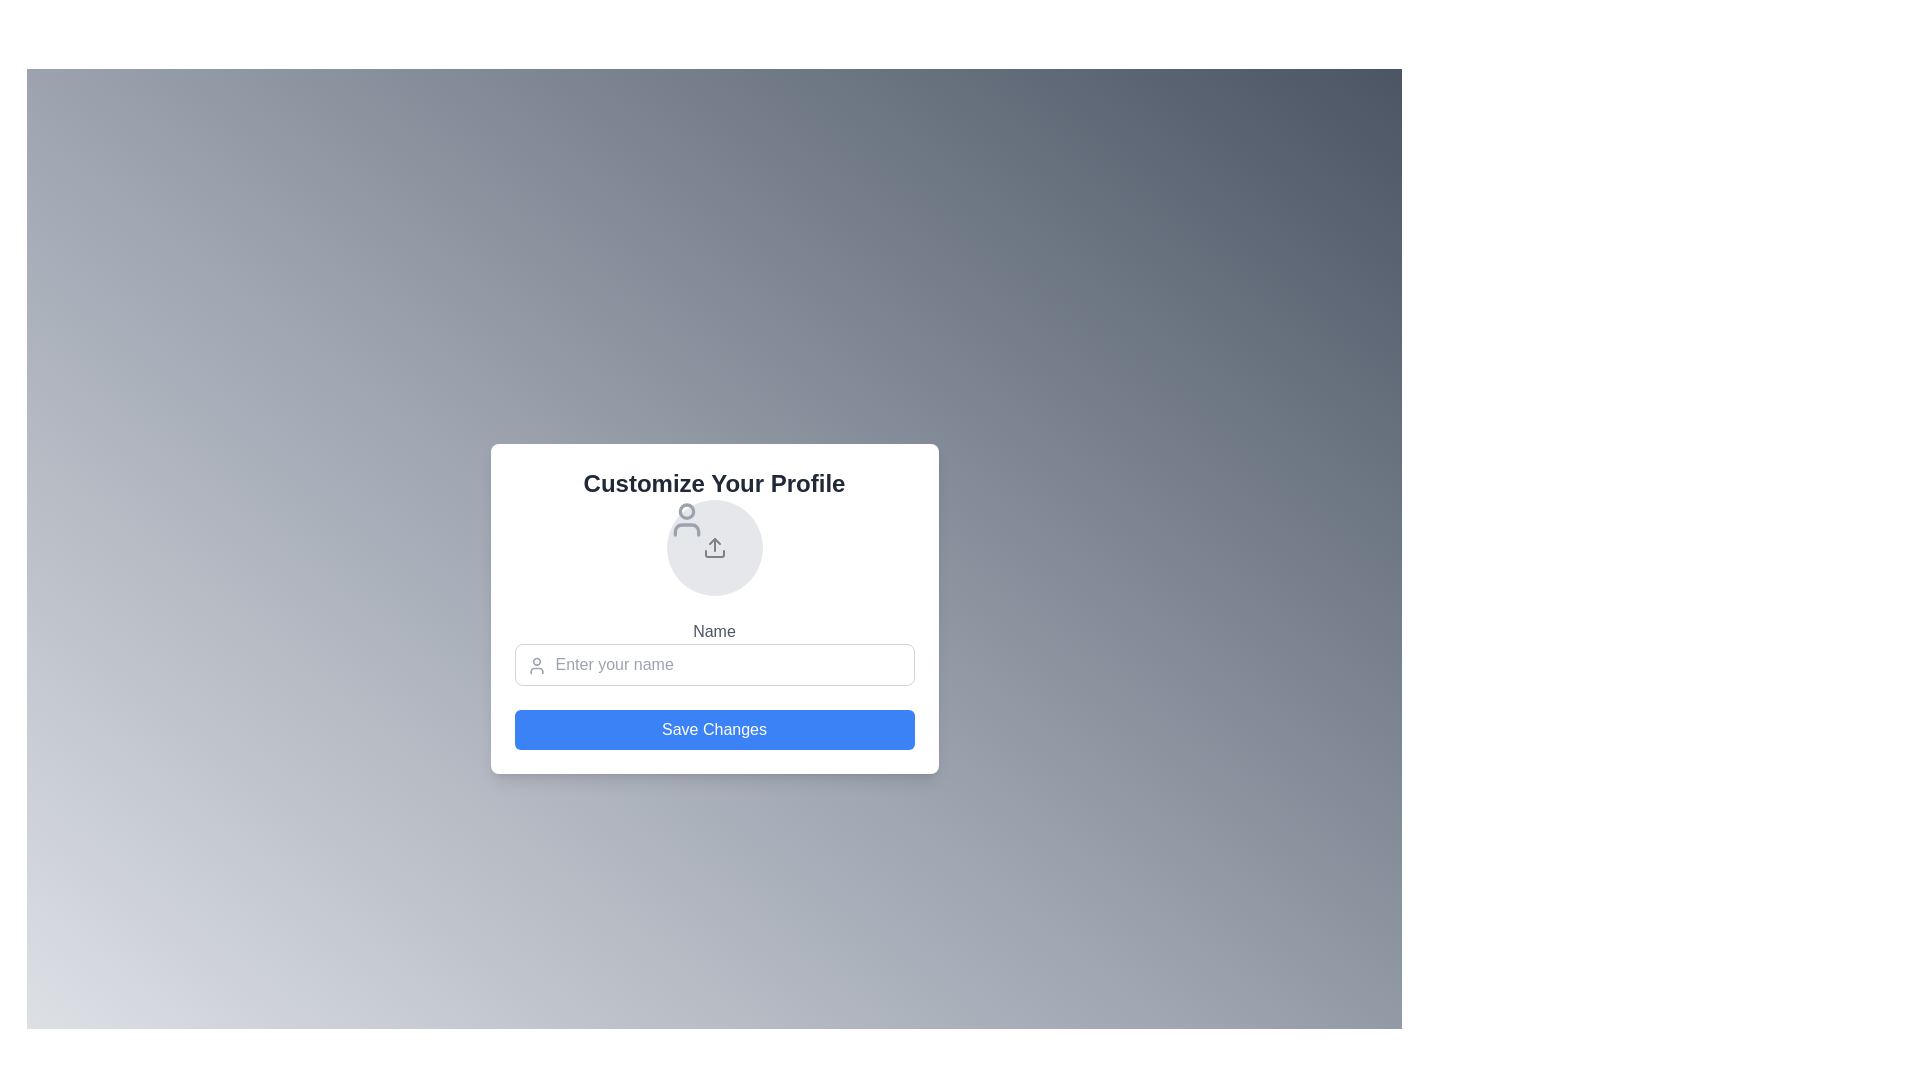  I want to click on the 'Save Changes' button, which is a rectangular button with a blue background and white text, located at the lower center of a modal dialog, directly below the 'Name' text field, so click(714, 729).